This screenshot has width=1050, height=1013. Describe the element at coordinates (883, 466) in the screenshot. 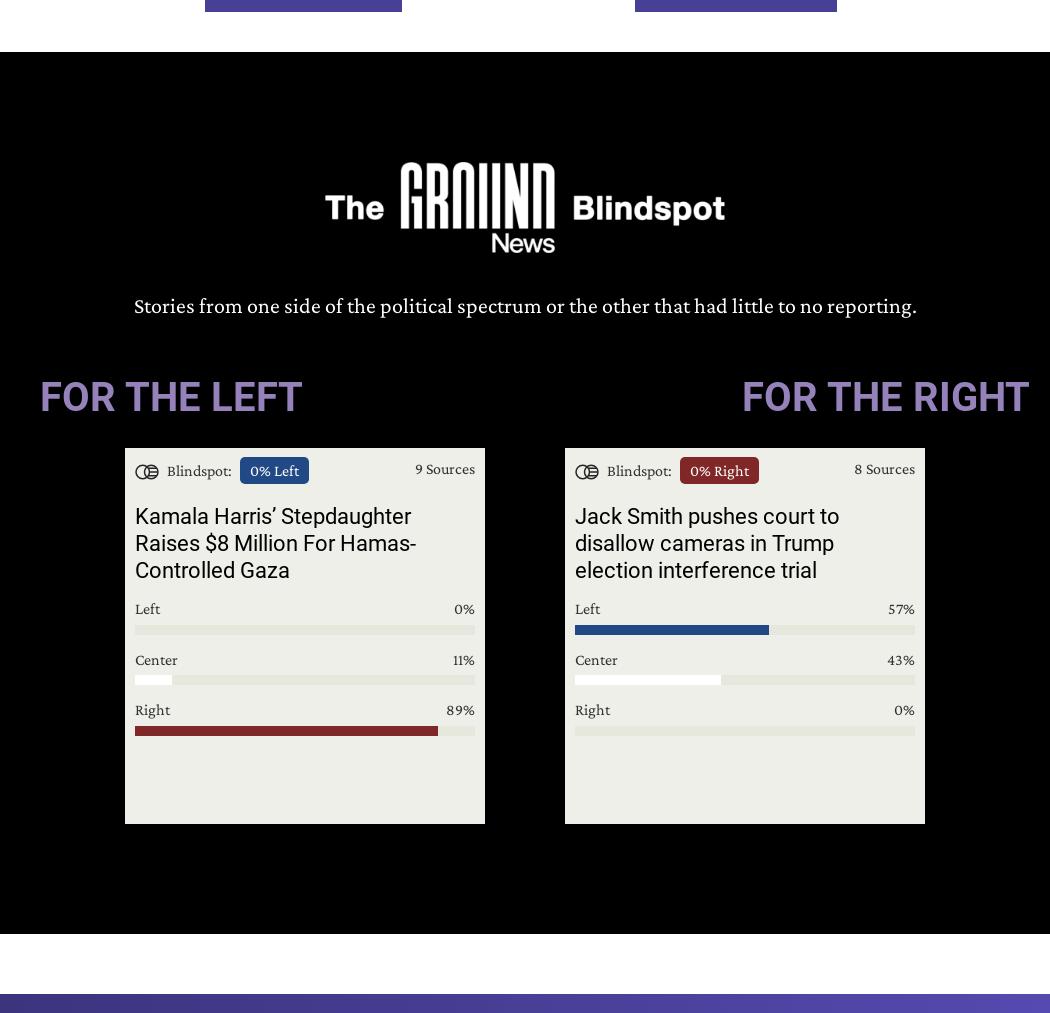

I see `'8 Sources'` at that location.